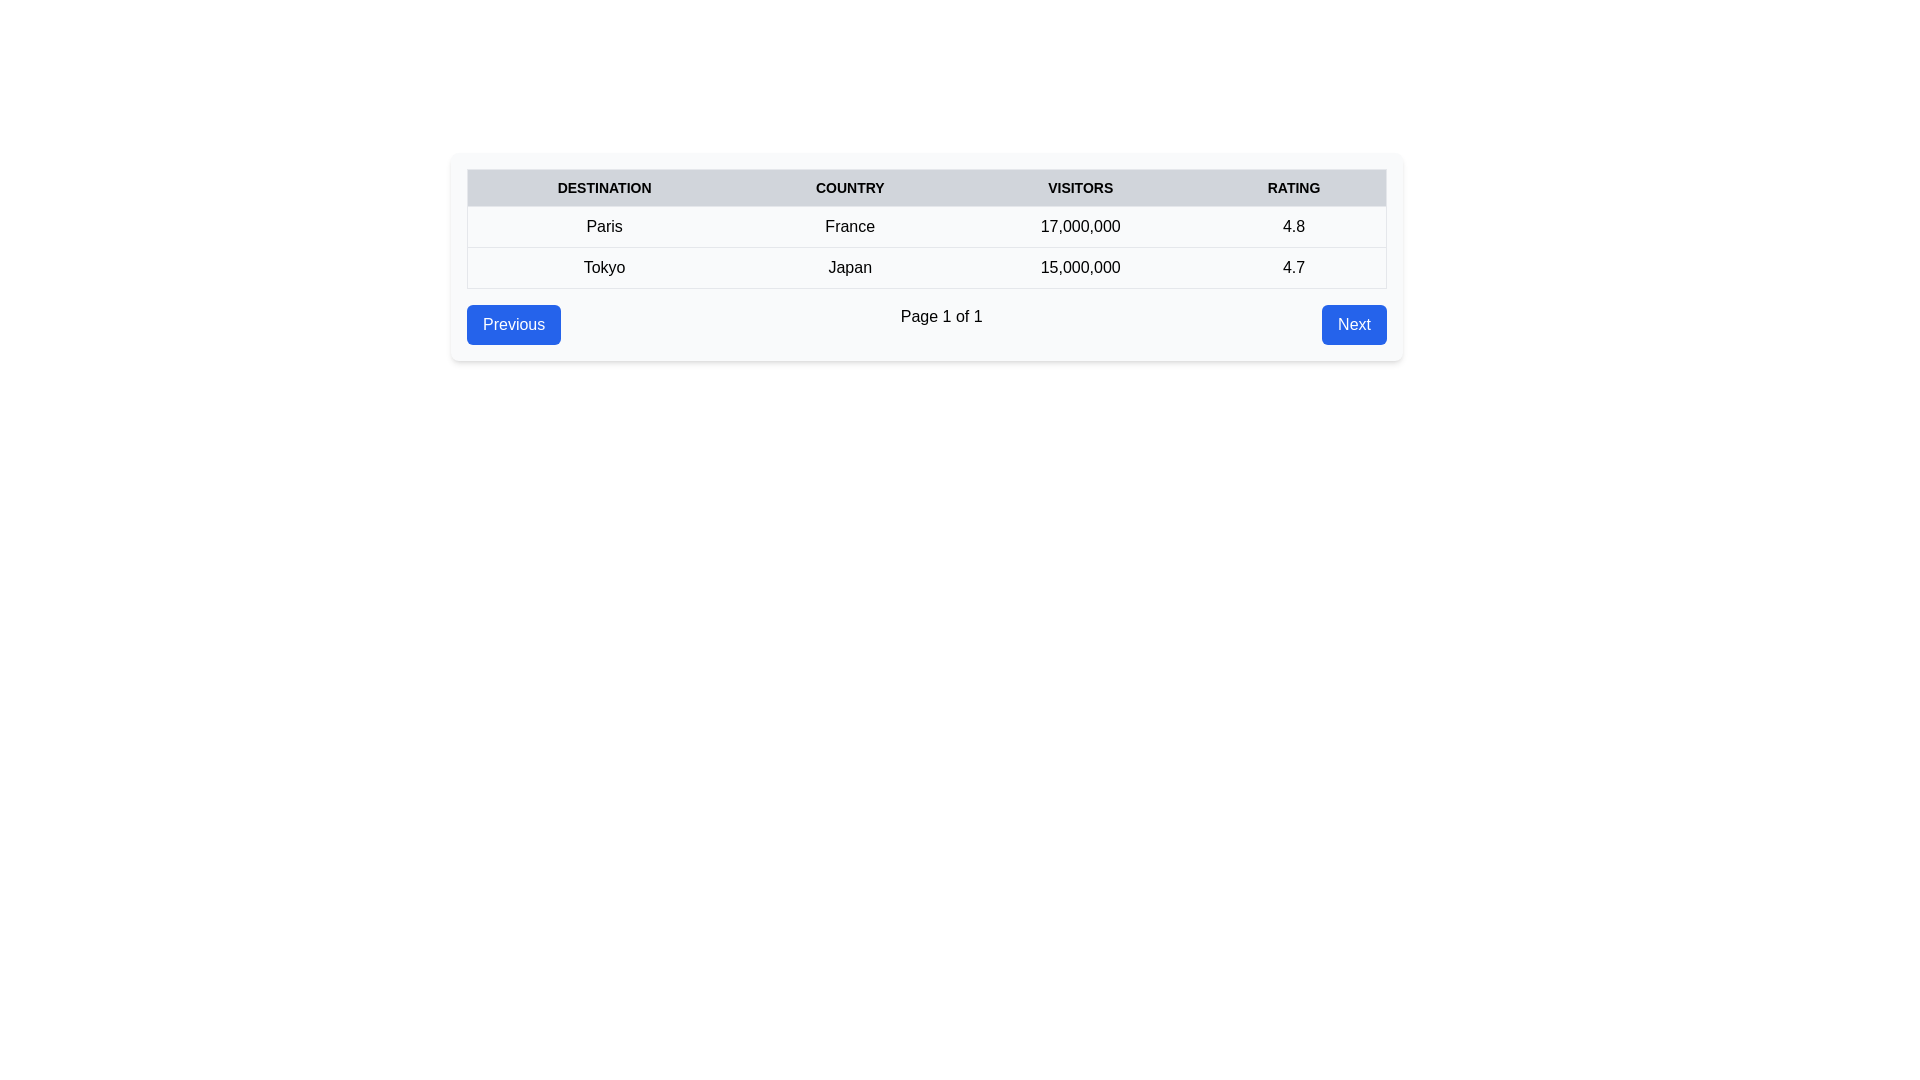 The image size is (1920, 1080). Describe the element at coordinates (1294, 226) in the screenshot. I see `the text display showing the rating value '4.8' in black text, located in the last column of the first row for 'Paris, France, 17,000,000 visitors'` at that location.